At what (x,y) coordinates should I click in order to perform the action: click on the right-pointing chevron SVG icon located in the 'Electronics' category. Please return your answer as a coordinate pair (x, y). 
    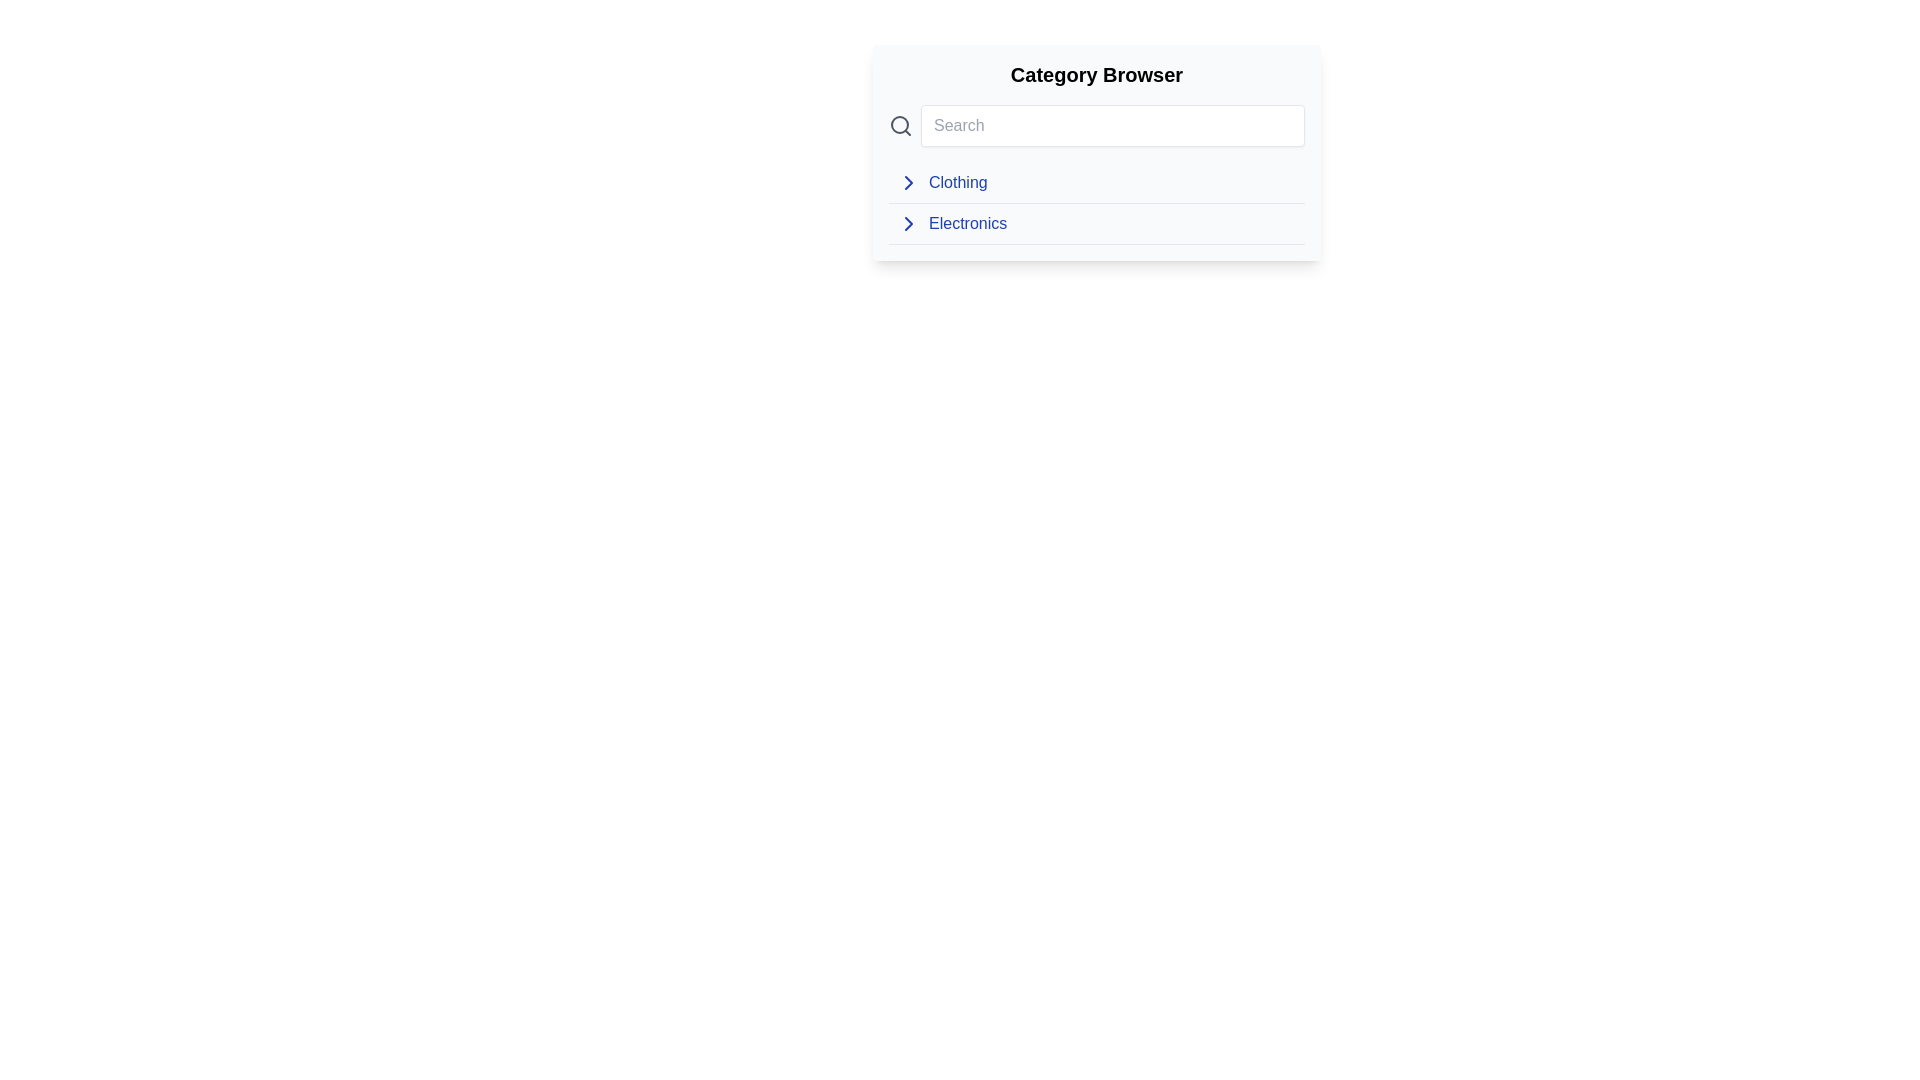
    Looking at the image, I should click on (907, 182).